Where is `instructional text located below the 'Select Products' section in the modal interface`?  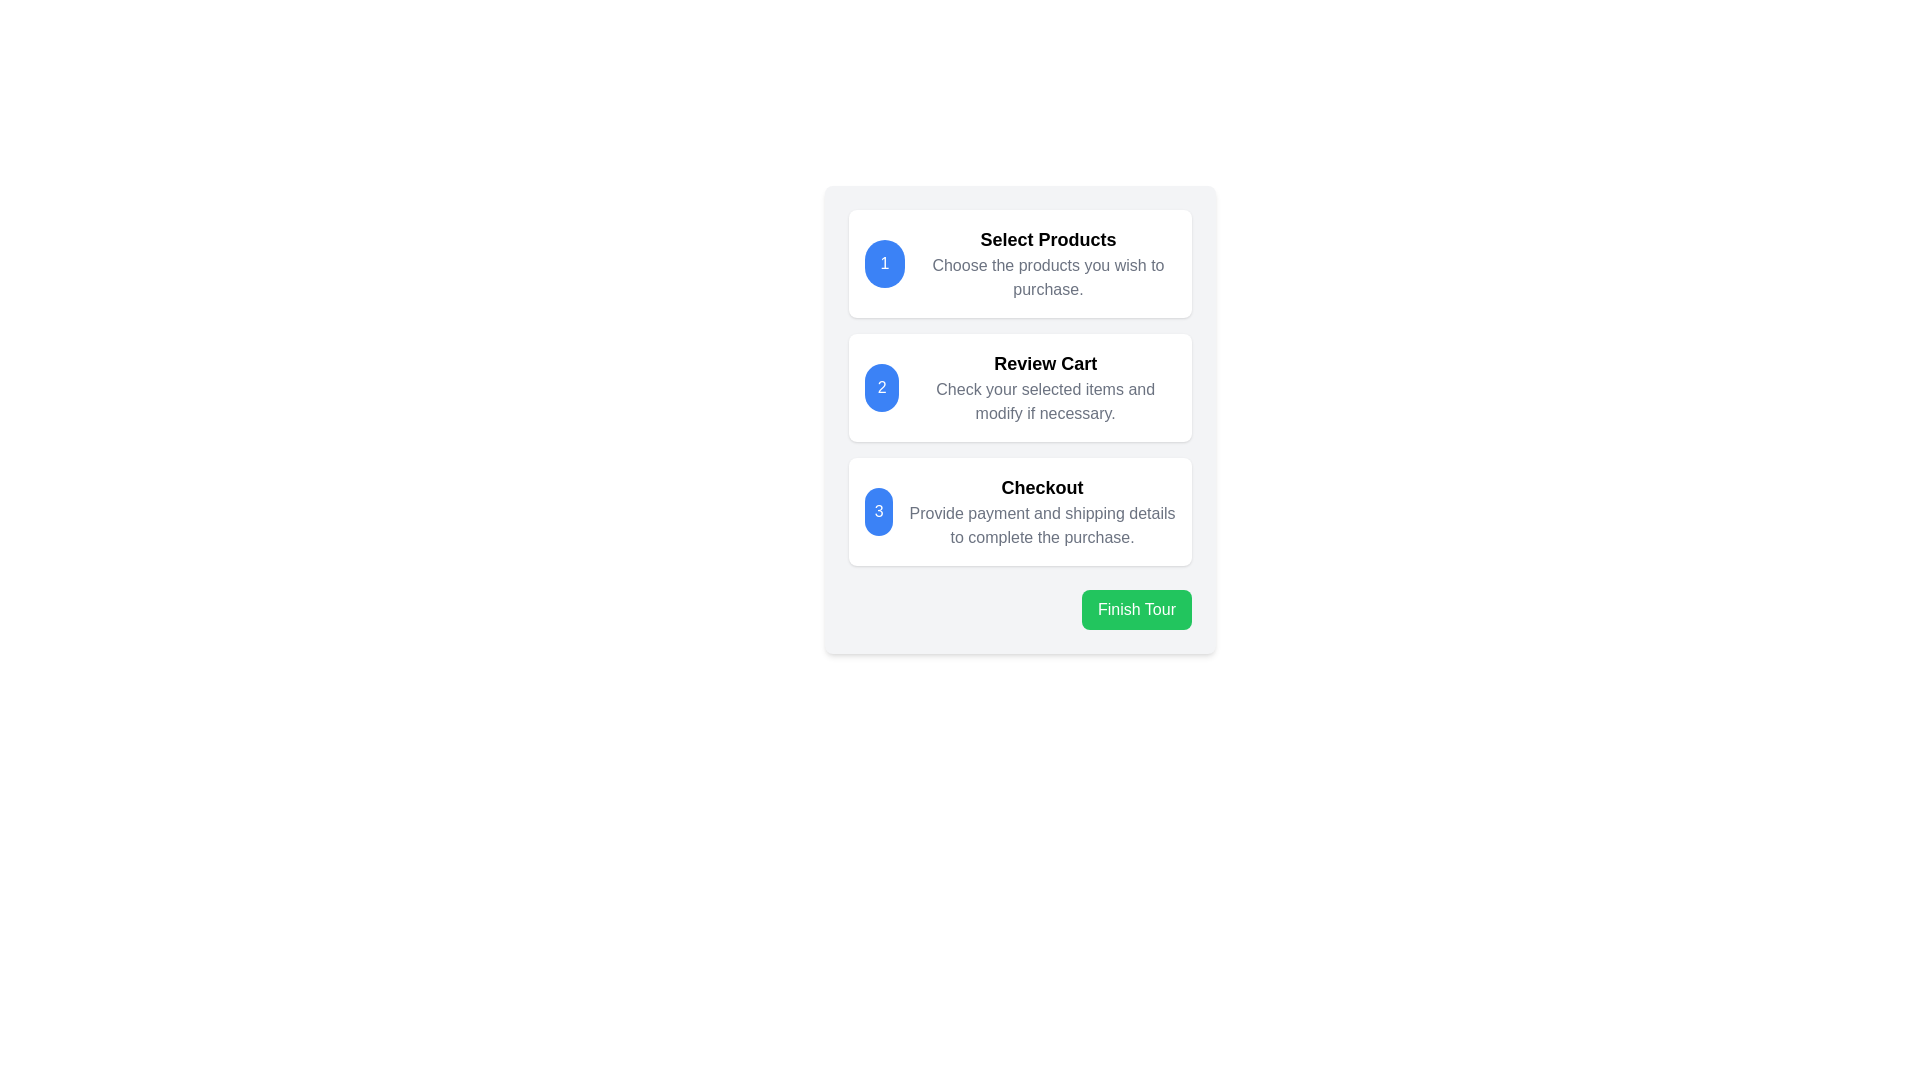
instructional text located below the 'Select Products' section in the modal interface is located at coordinates (1047, 277).